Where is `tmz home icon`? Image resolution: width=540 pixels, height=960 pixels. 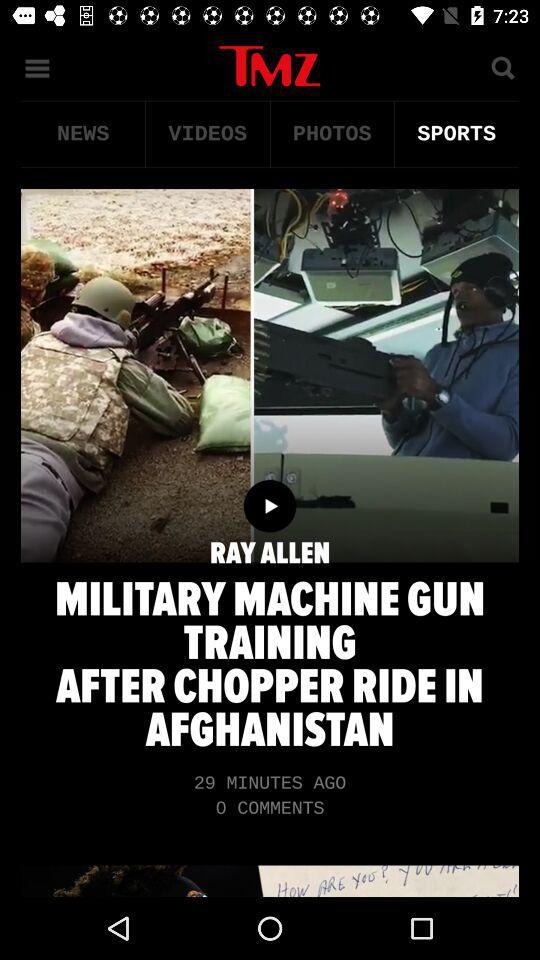 tmz home icon is located at coordinates (269, 66).